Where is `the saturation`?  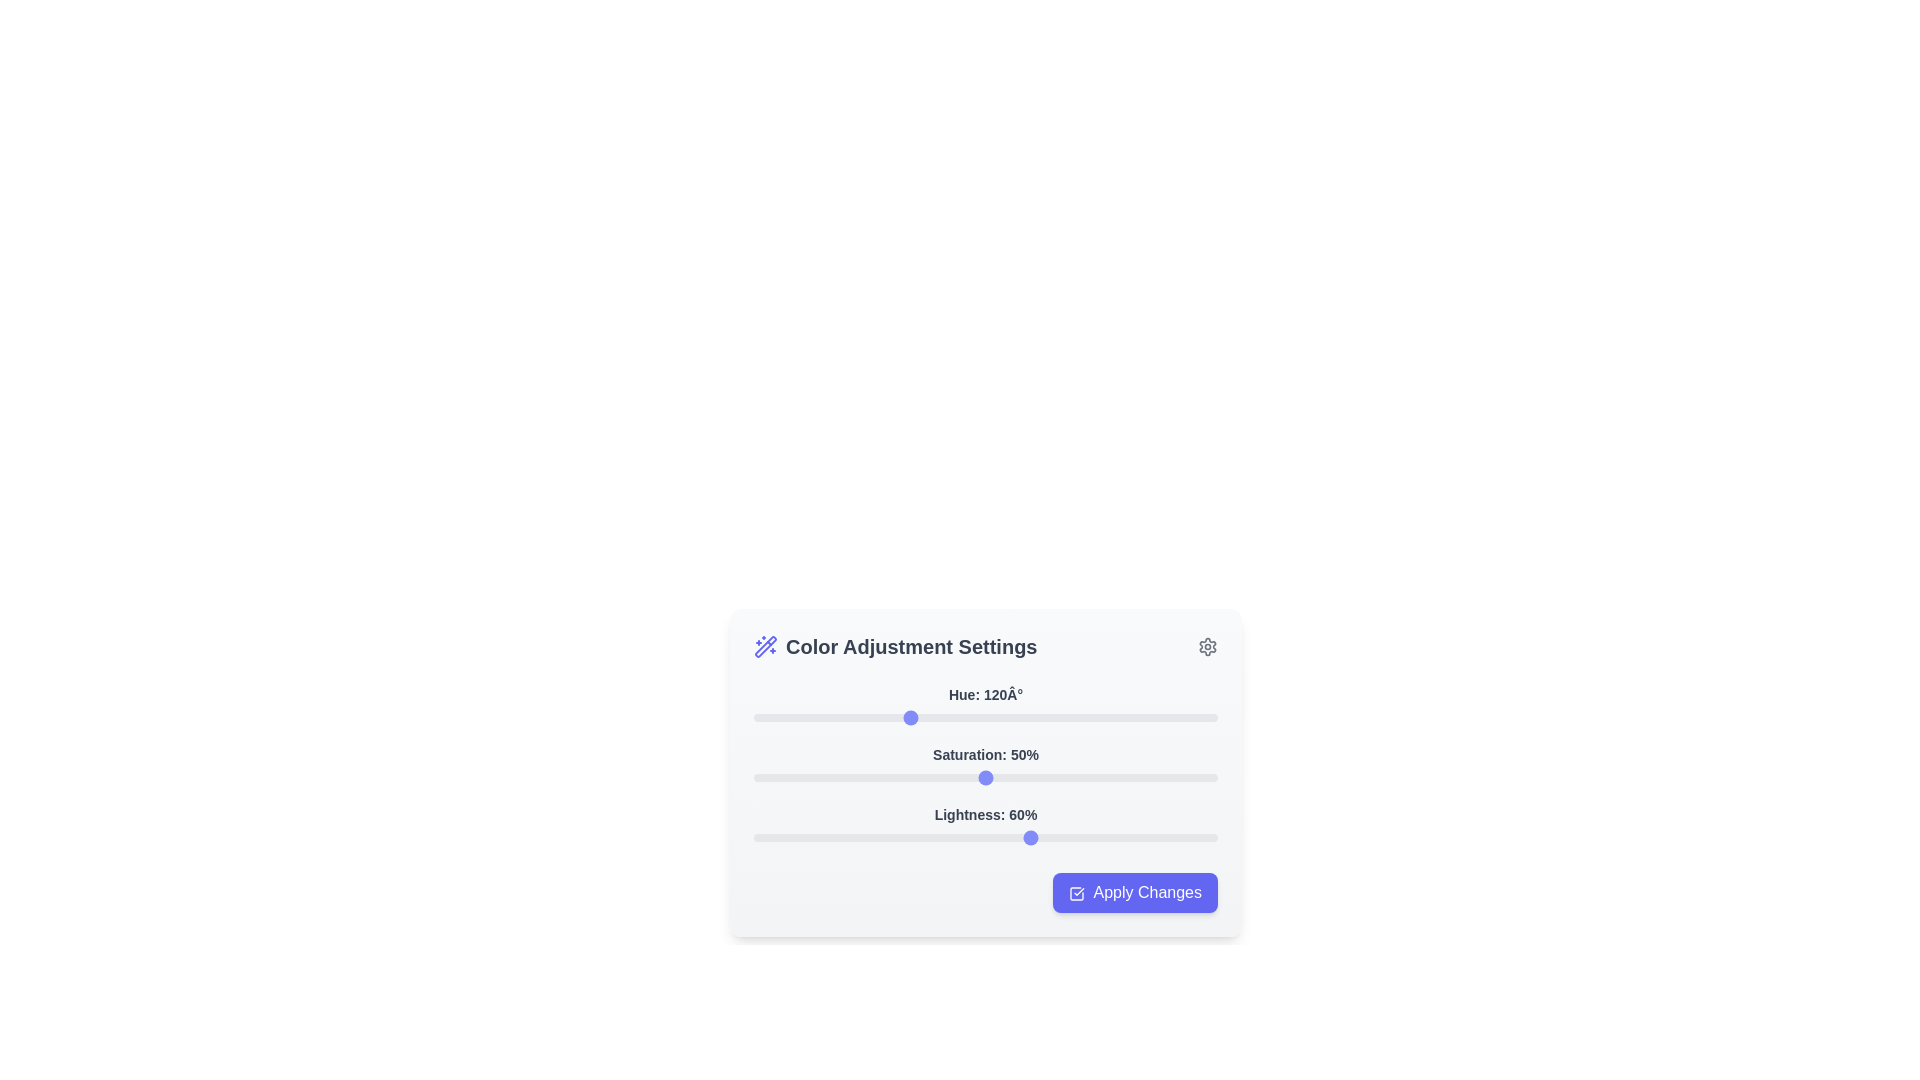 the saturation is located at coordinates (896, 777).